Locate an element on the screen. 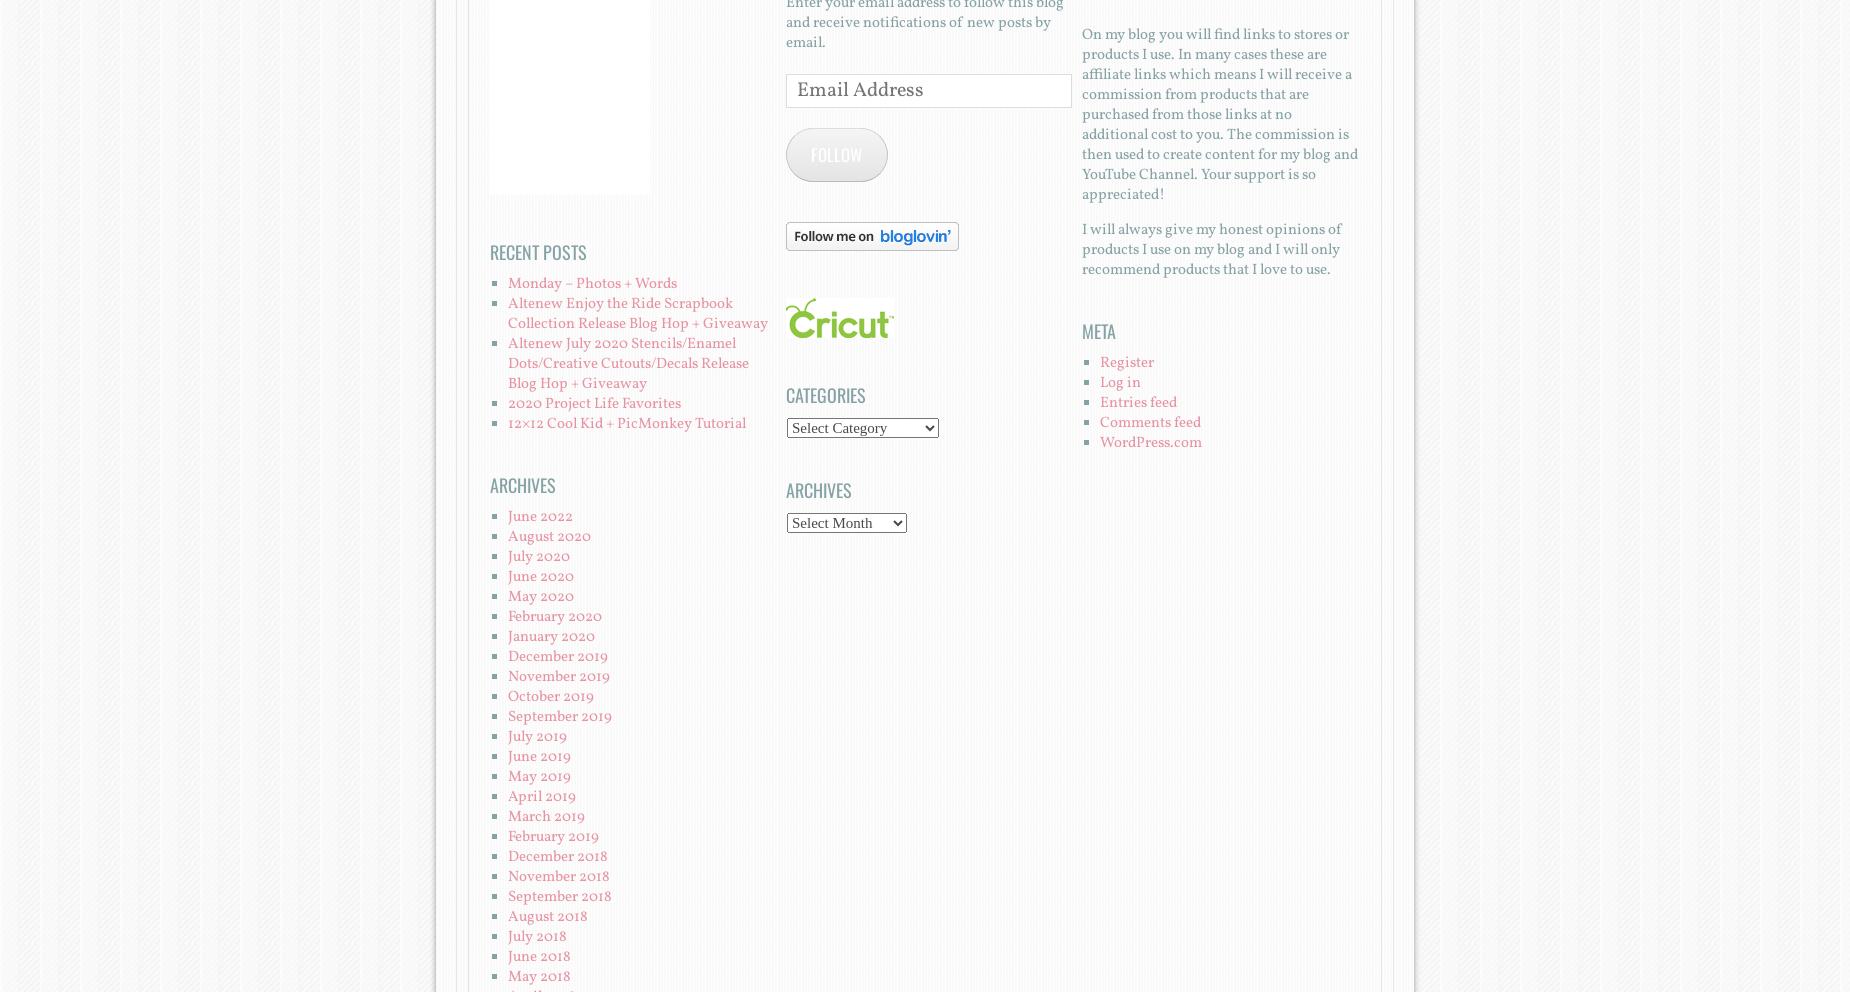 The height and width of the screenshot is (992, 1850). '2020 Project Life Favorites' is located at coordinates (594, 404).